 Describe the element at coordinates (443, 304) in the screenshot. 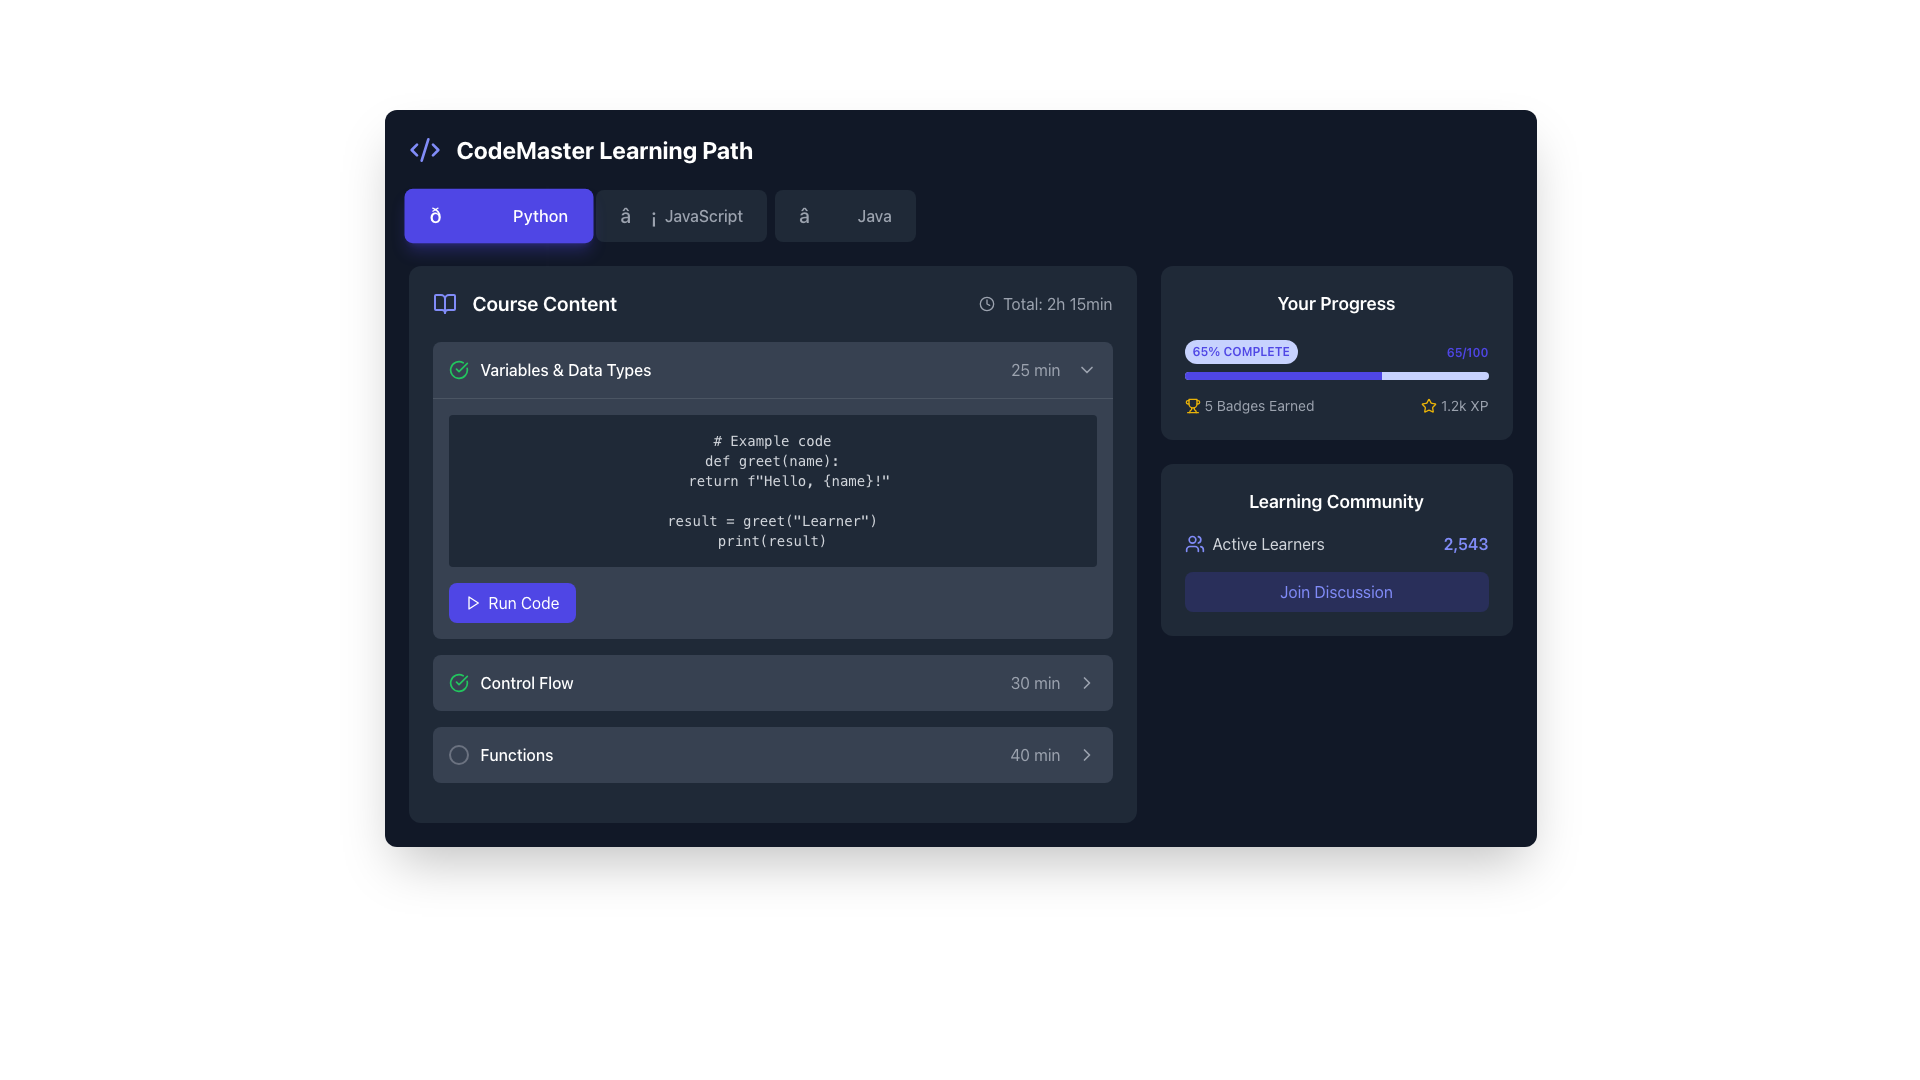

I see `the indigo book icon, which features two open pages and is located to the left of the 'Course Content' text` at that location.